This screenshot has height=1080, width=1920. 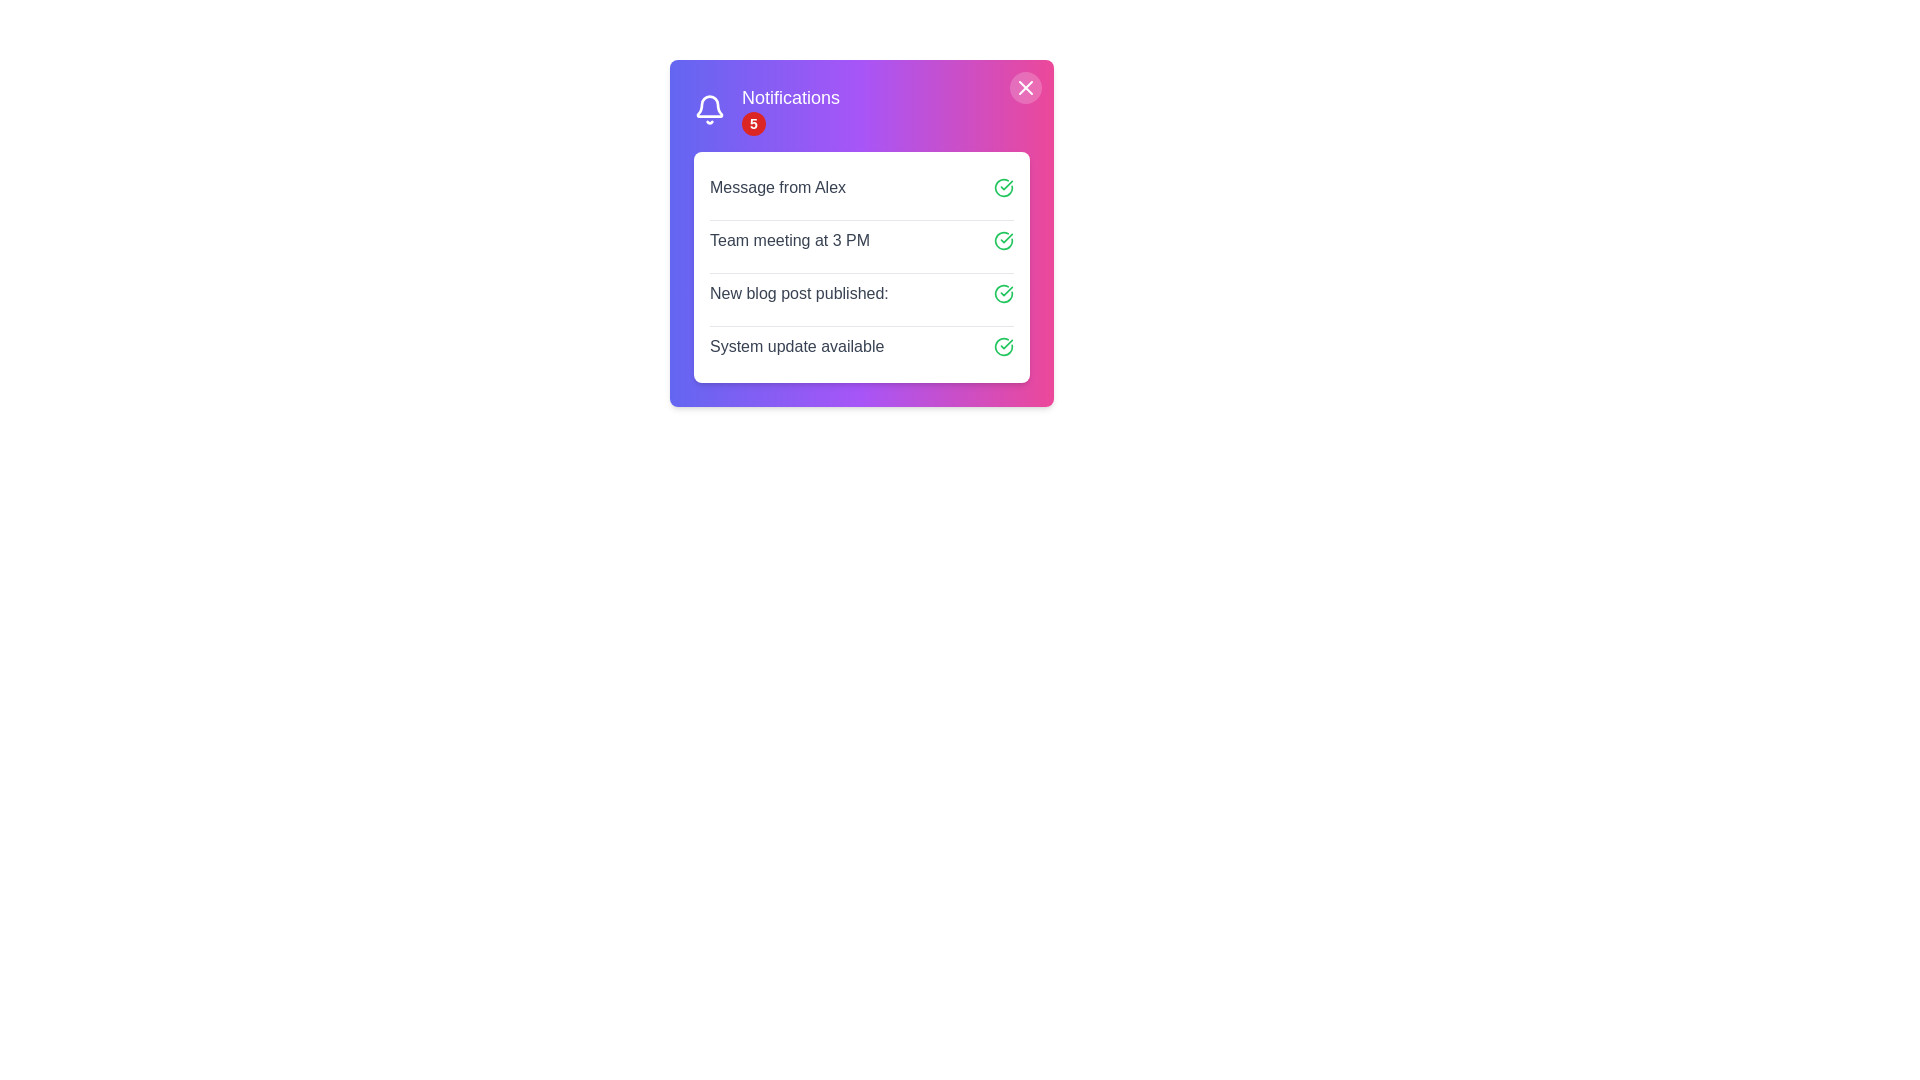 What do you see at coordinates (862, 345) in the screenshot?
I see `the checkmark icon in the fourth notification item that informs the user about a system update being available` at bounding box center [862, 345].